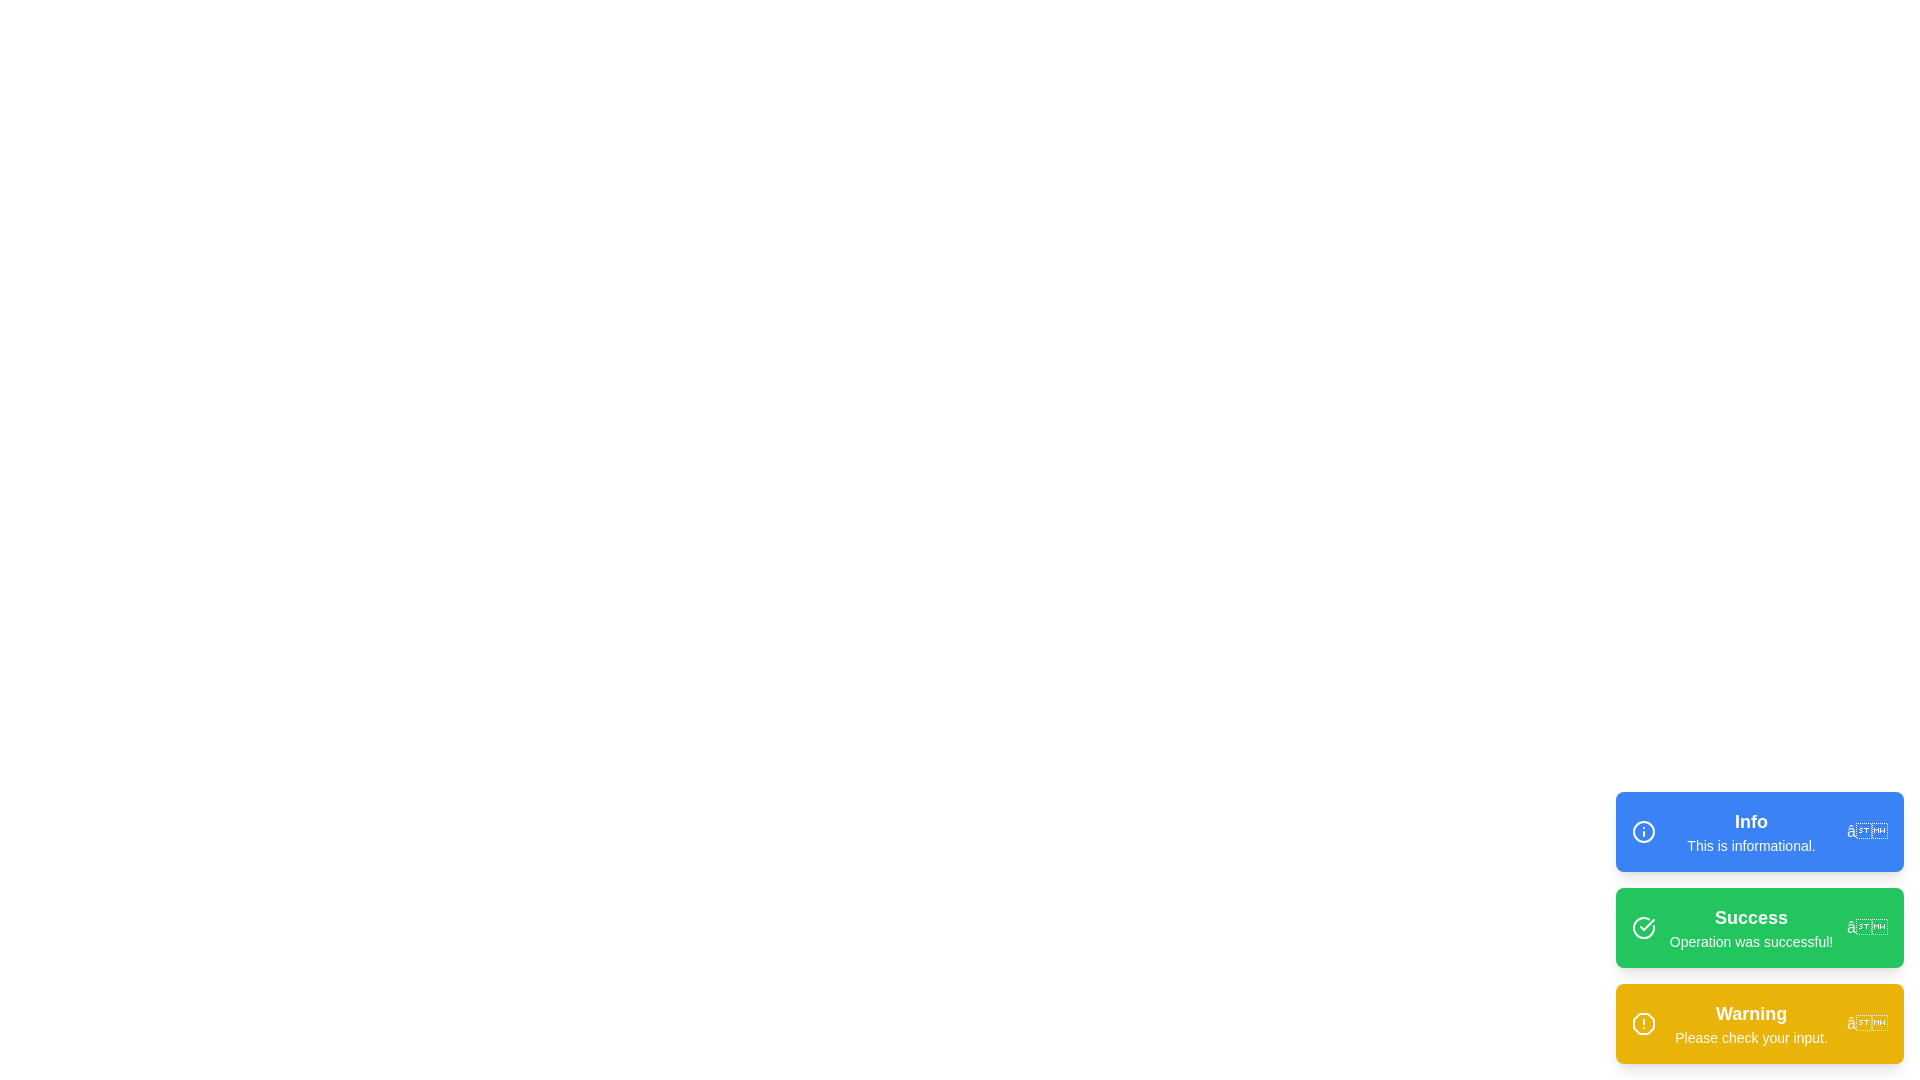 This screenshot has height=1080, width=1920. What do you see at coordinates (1750, 1014) in the screenshot?
I see `text label indicating the warning notification located at the bottom section of the alert box, above the smaller text 'Please check your input.'` at bounding box center [1750, 1014].